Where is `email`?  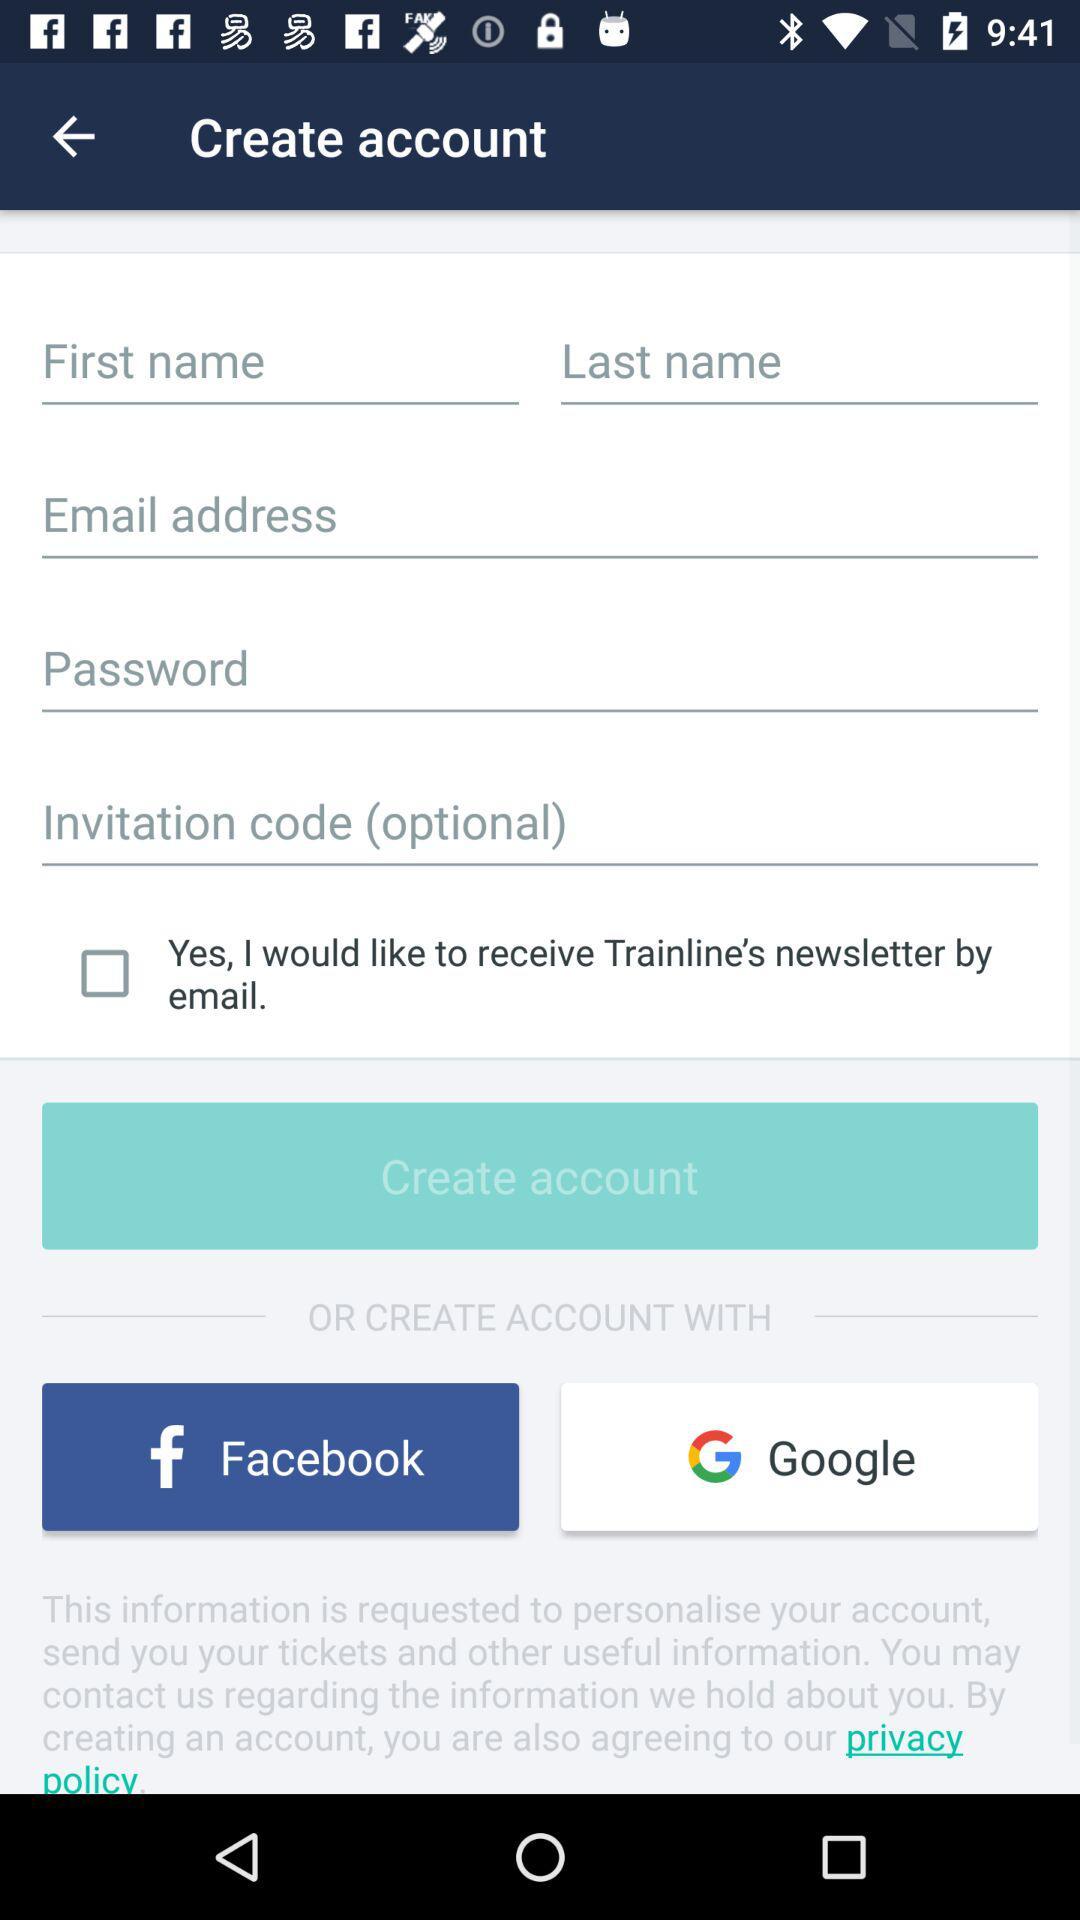 email is located at coordinates (540, 513).